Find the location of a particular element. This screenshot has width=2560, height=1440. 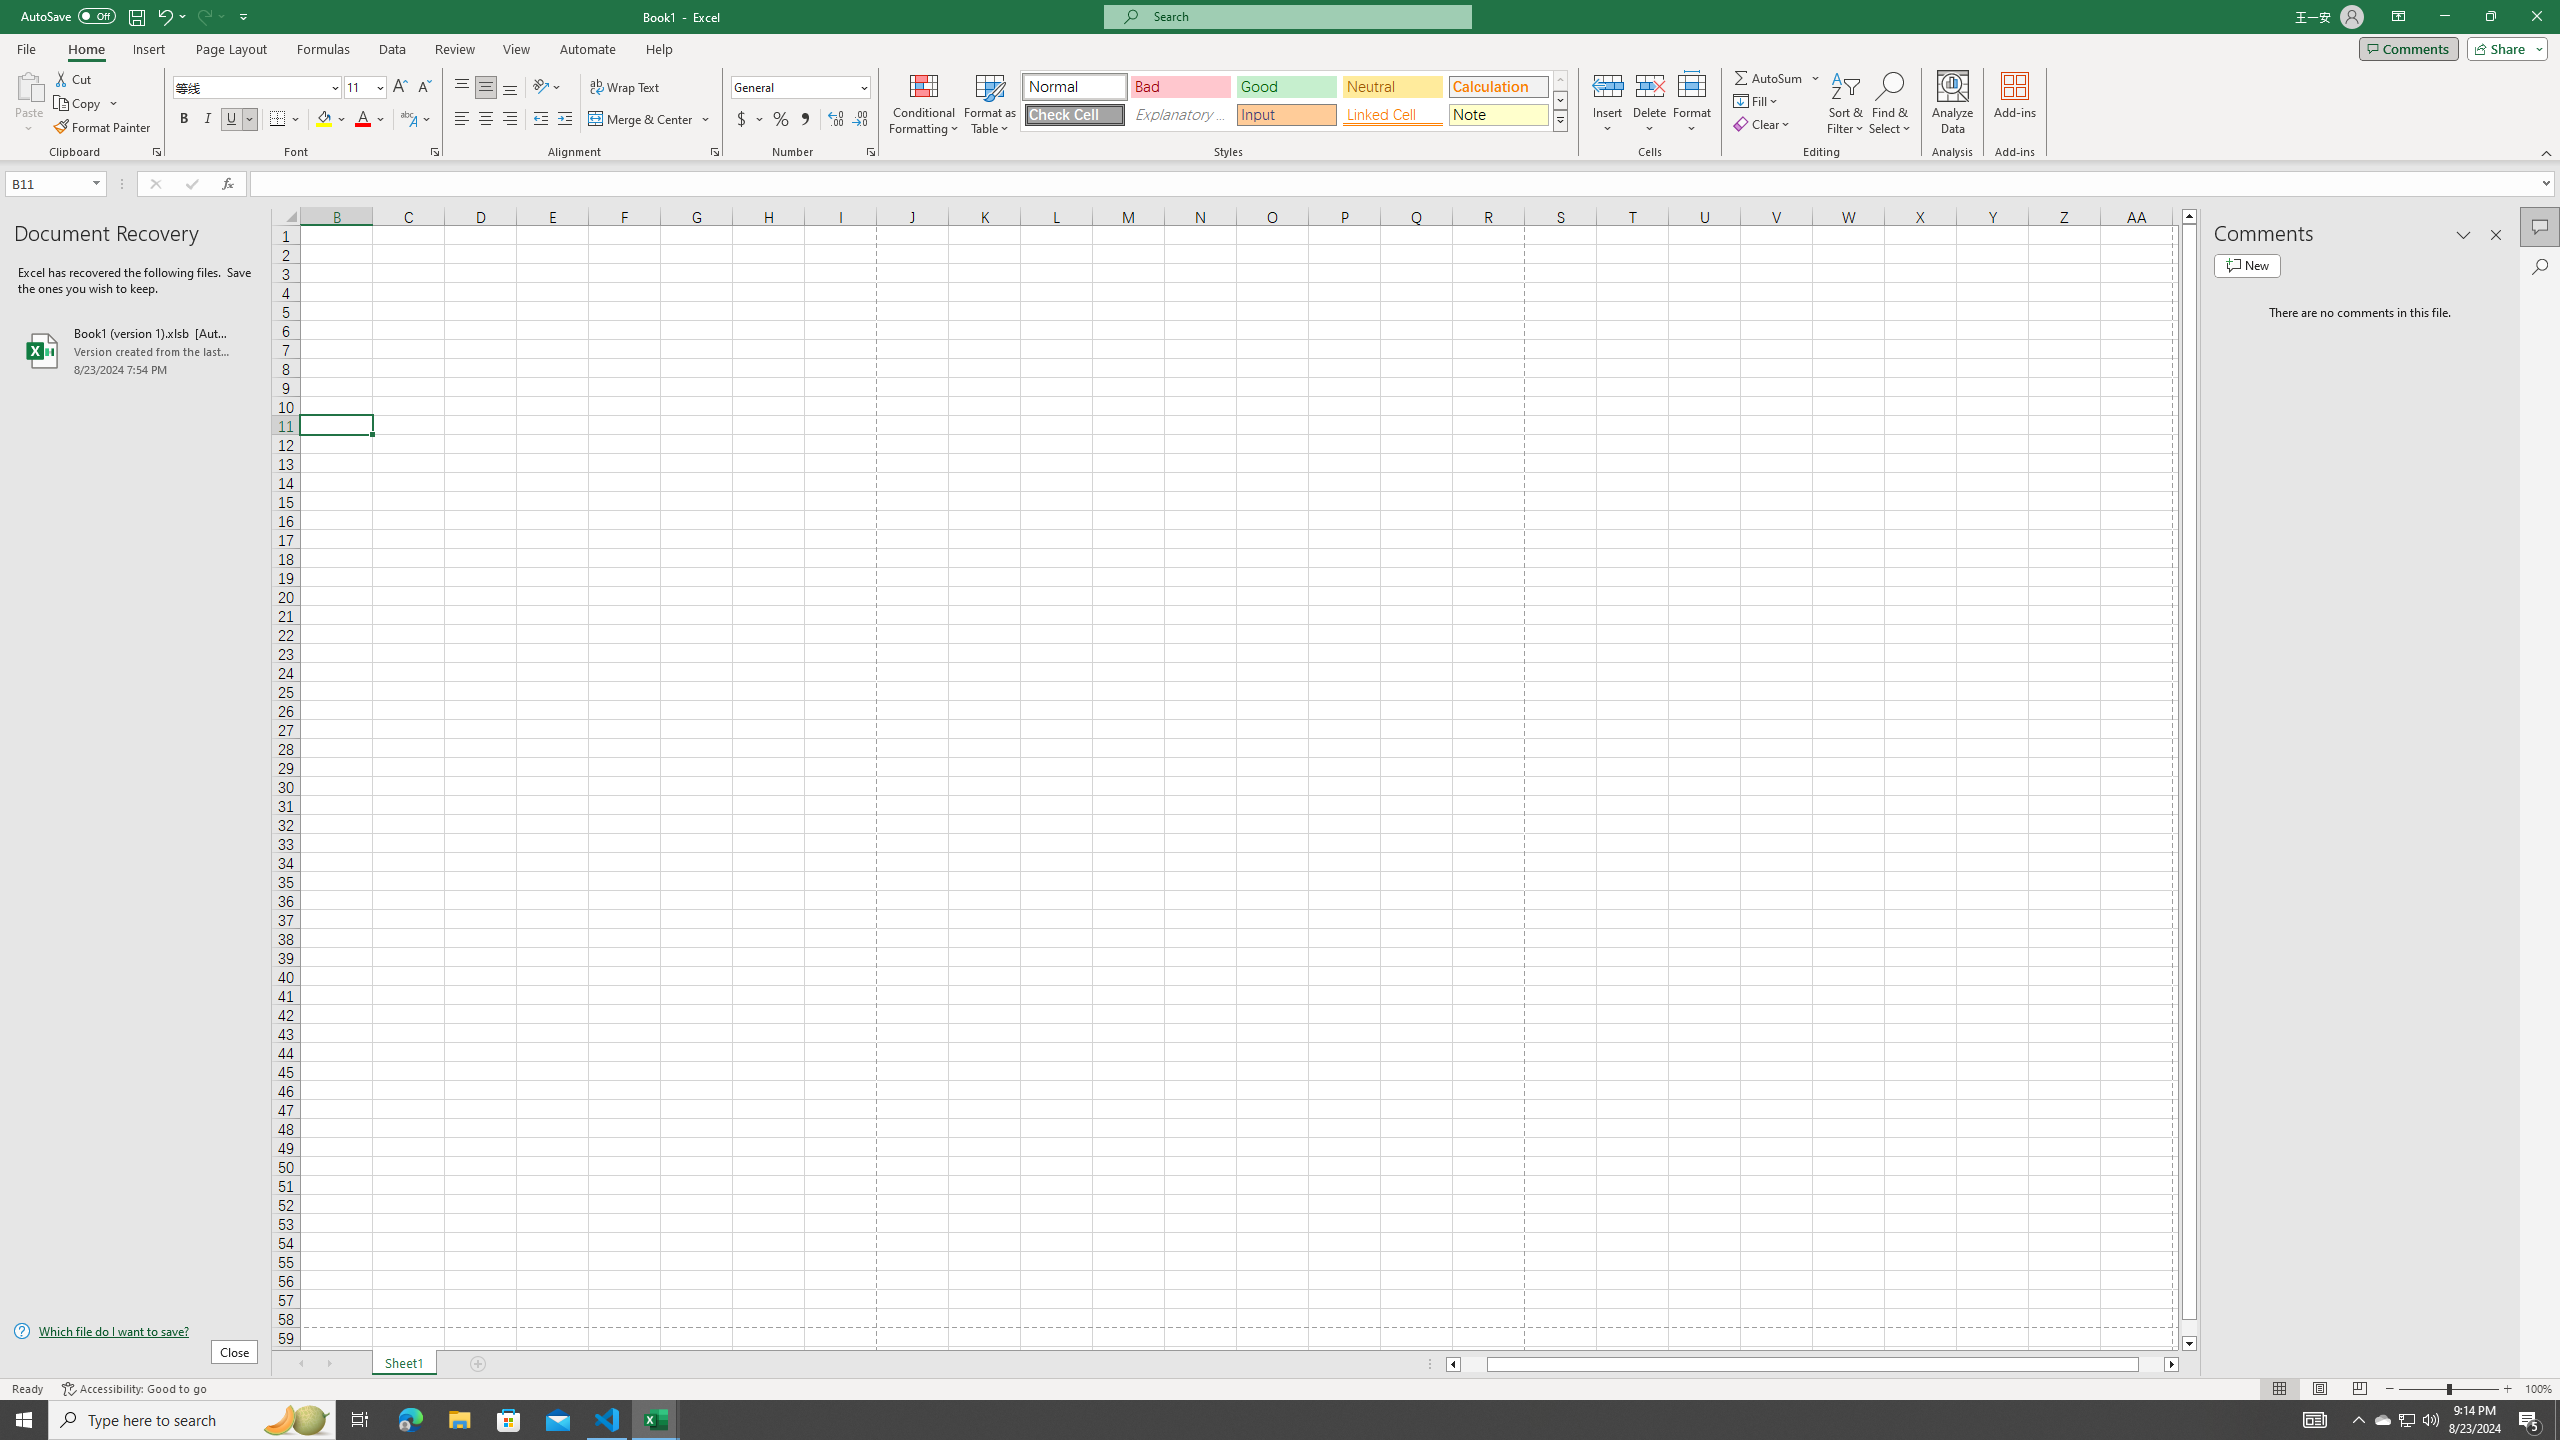

'Conditional Formatting' is located at coordinates (924, 103).